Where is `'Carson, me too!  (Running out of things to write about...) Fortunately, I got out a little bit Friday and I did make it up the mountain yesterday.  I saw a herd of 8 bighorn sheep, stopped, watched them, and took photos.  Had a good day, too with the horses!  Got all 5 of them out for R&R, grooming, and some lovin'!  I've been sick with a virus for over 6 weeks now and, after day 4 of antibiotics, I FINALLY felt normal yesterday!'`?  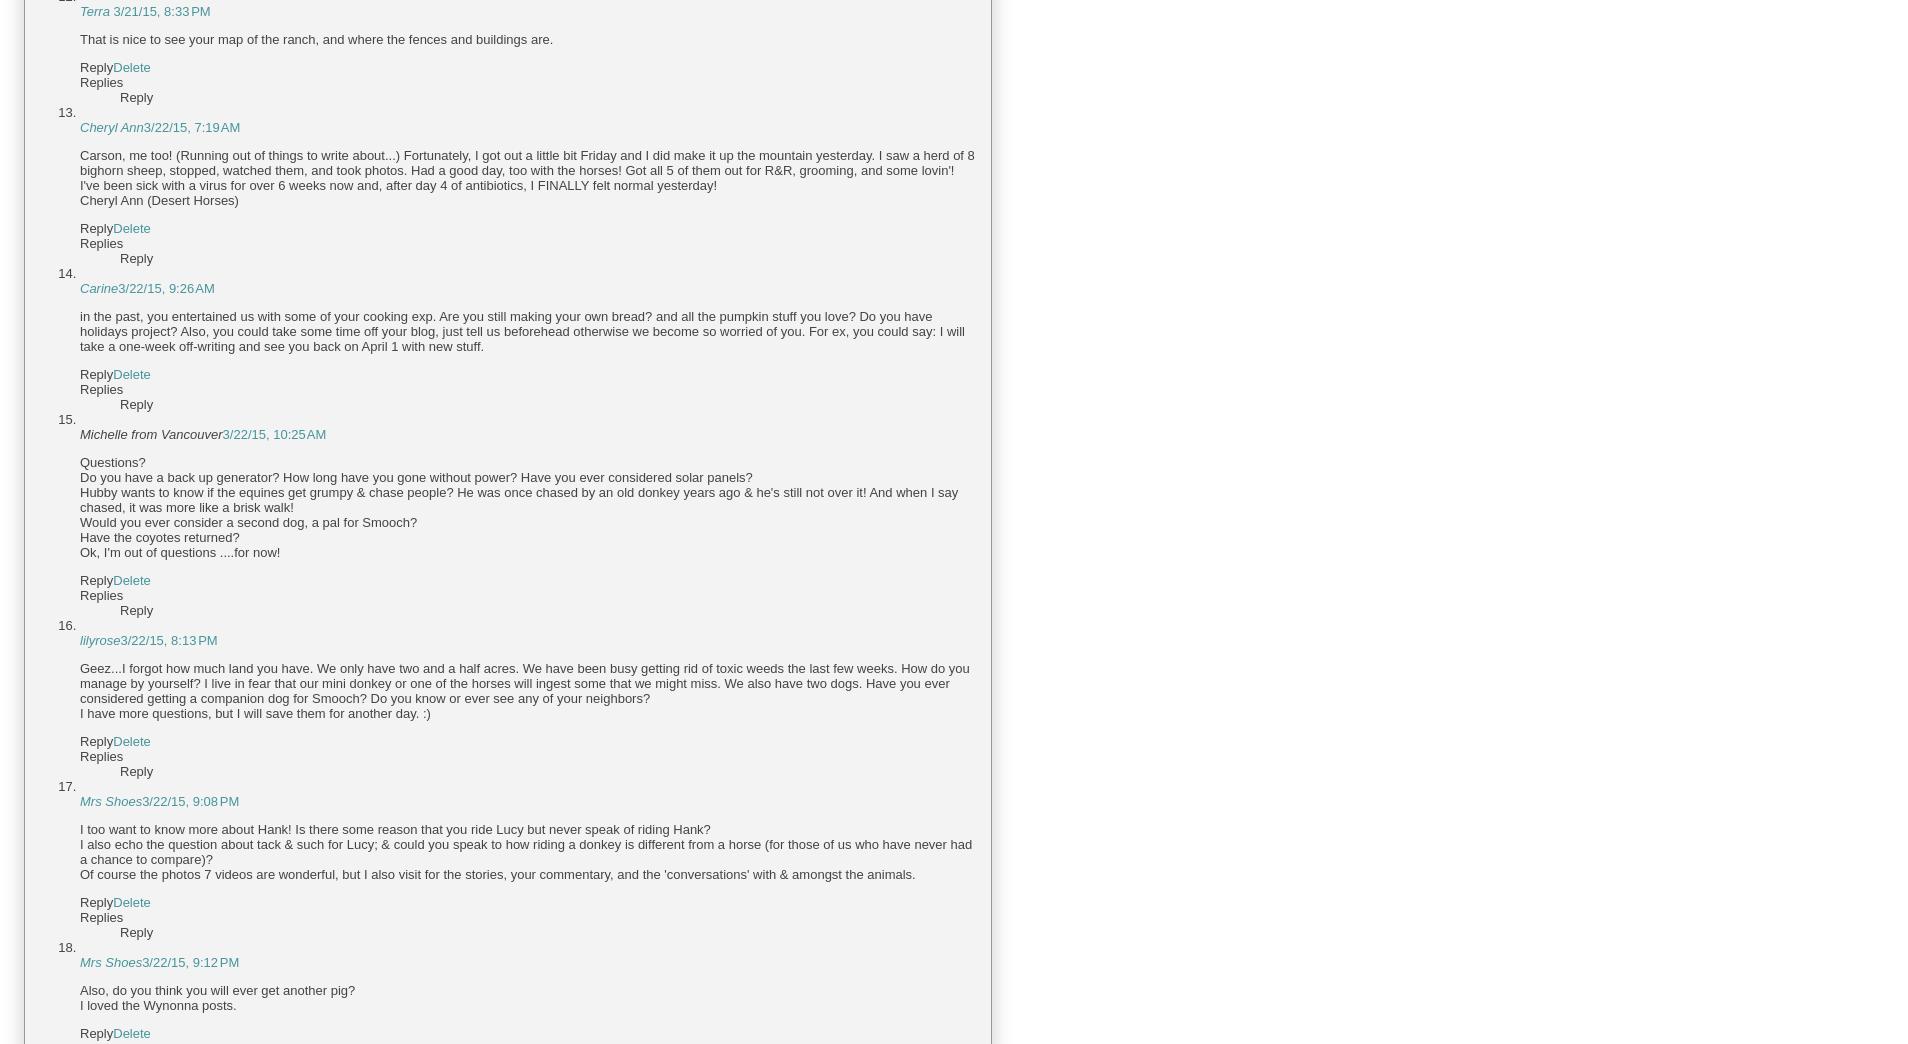 'Carson, me too!  (Running out of things to write about...) Fortunately, I got out a little bit Friday and I did make it up the mountain yesterday.  I saw a herd of 8 bighorn sheep, stopped, watched them, and took photos.  Had a good day, too with the horses!  Got all 5 of them out for R&R, grooming, and some lovin'!  I've been sick with a virus for over 6 weeks now and, after day 4 of antibiotics, I FINALLY felt normal yesterday!' is located at coordinates (525, 169).